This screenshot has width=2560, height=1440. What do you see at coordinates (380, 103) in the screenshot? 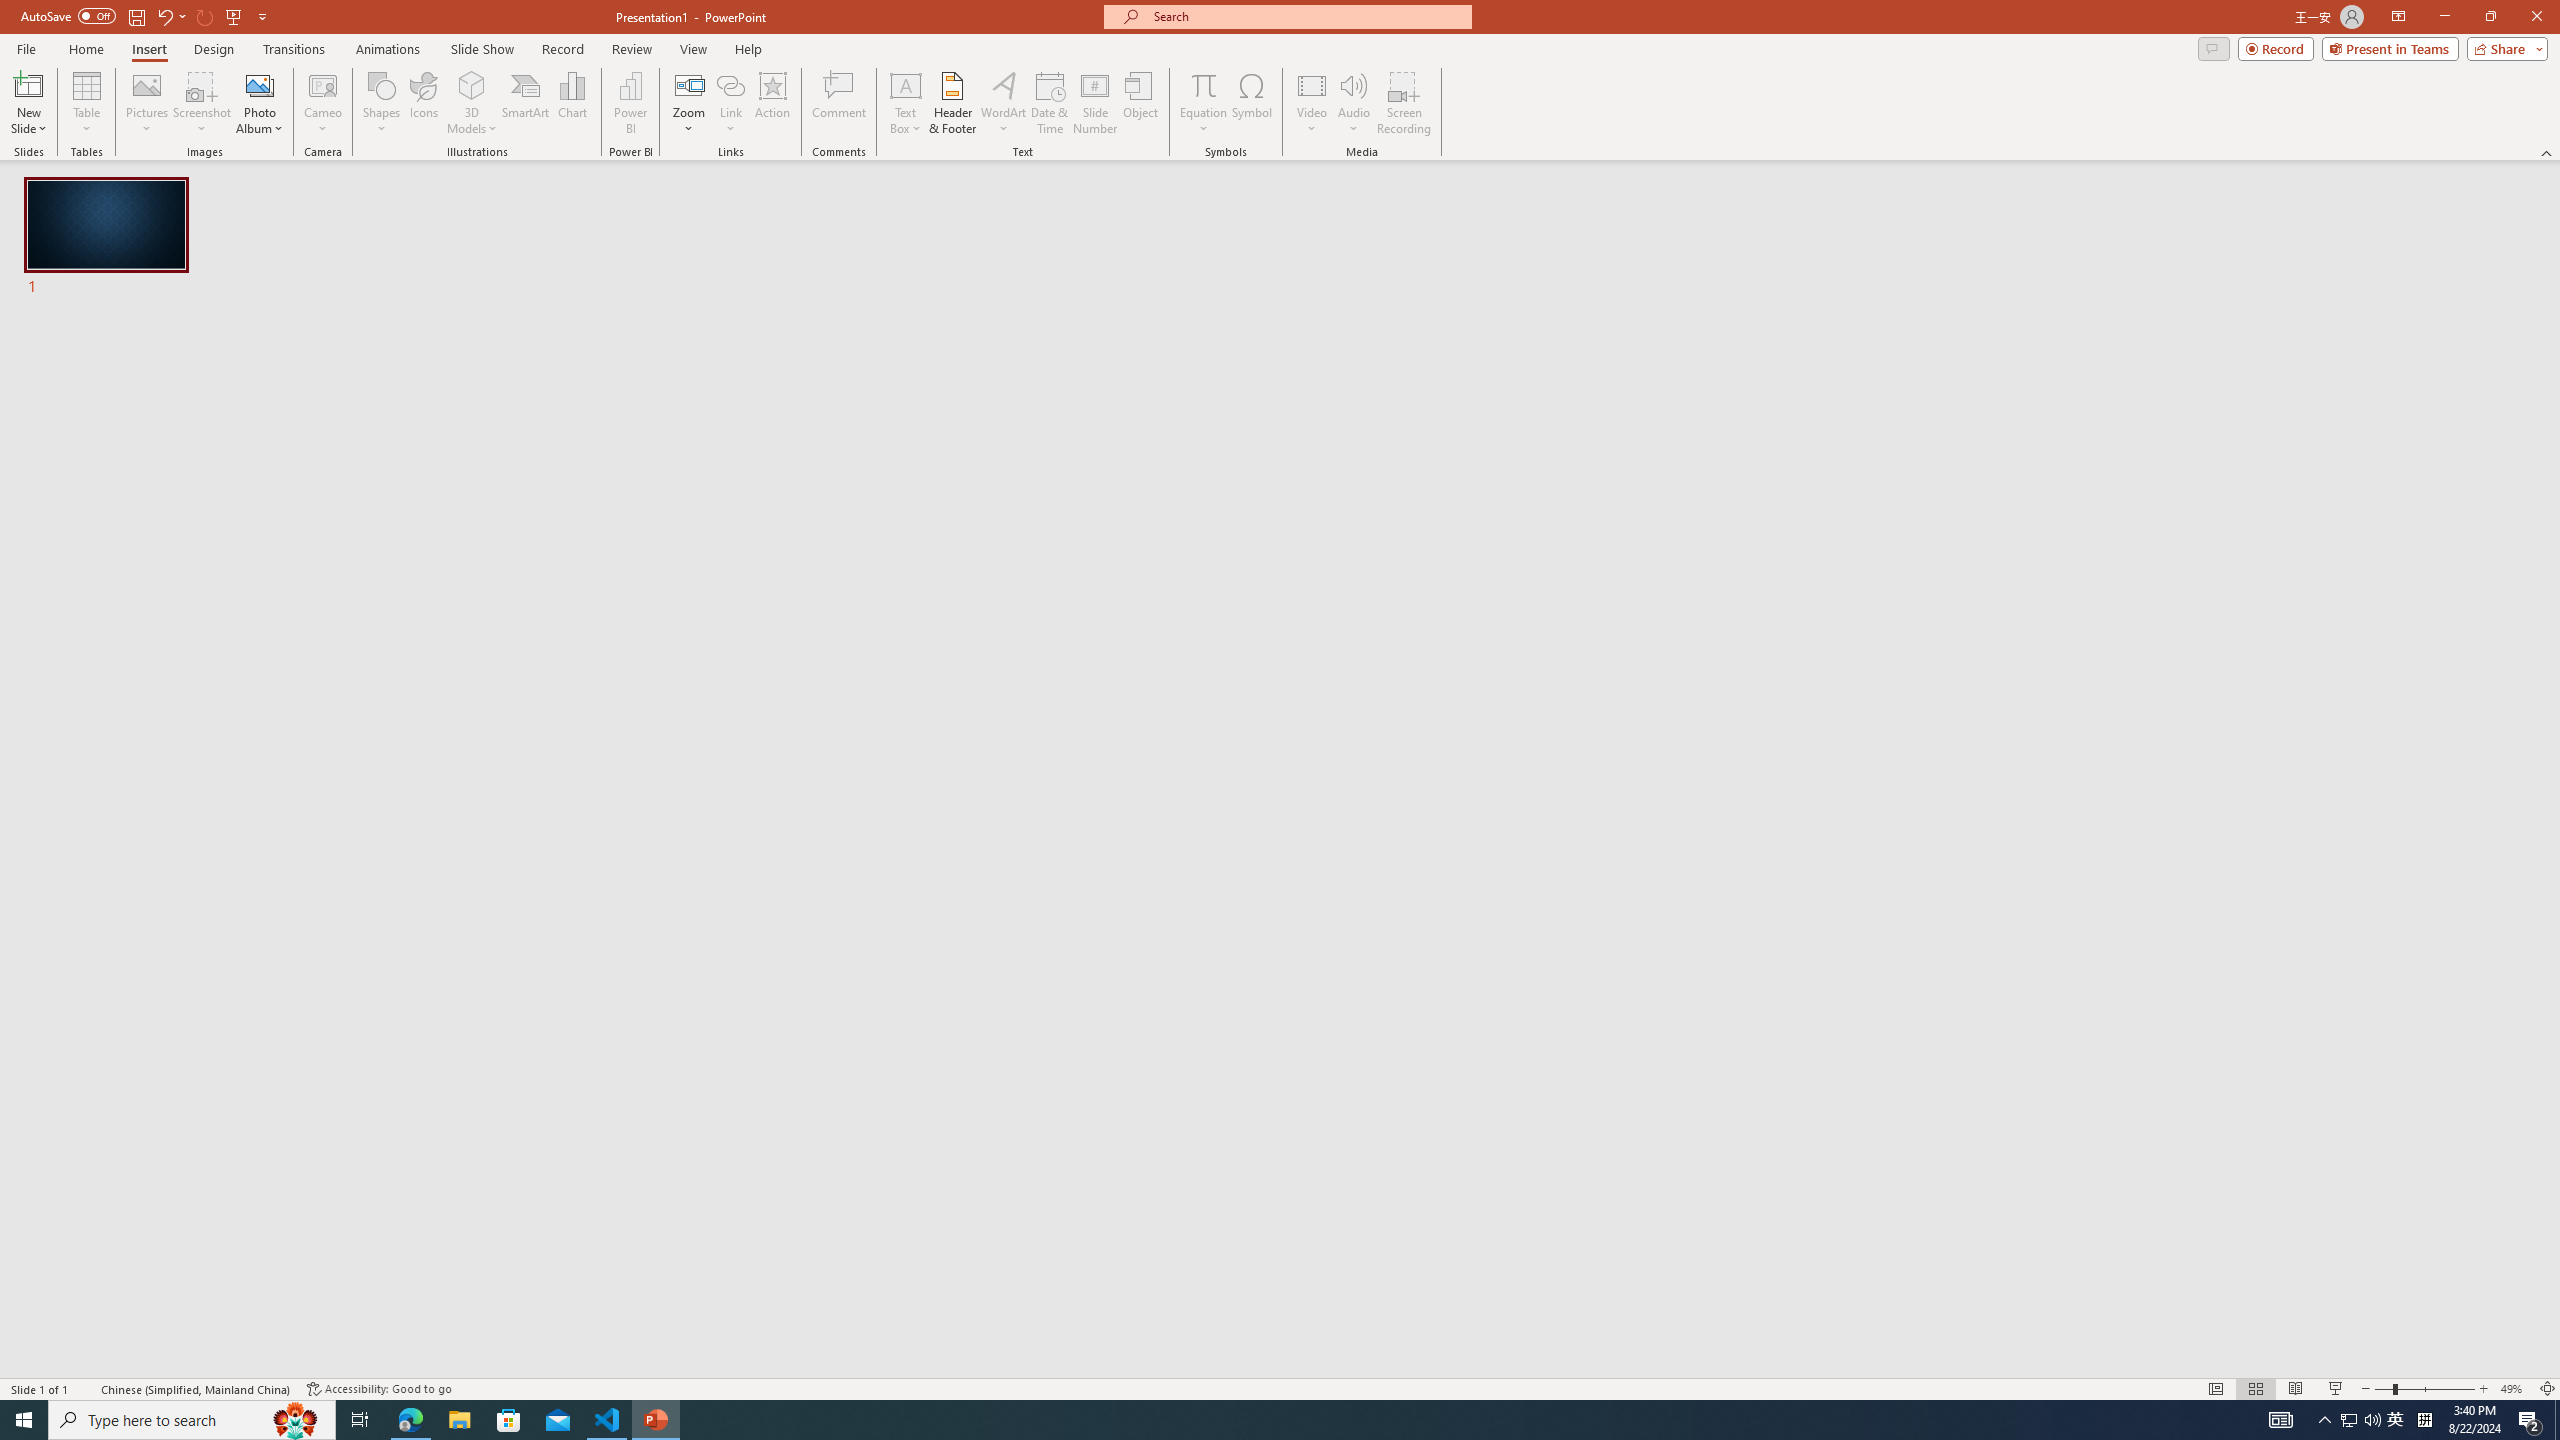
I see `'Shapes'` at bounding box center [380, 103].